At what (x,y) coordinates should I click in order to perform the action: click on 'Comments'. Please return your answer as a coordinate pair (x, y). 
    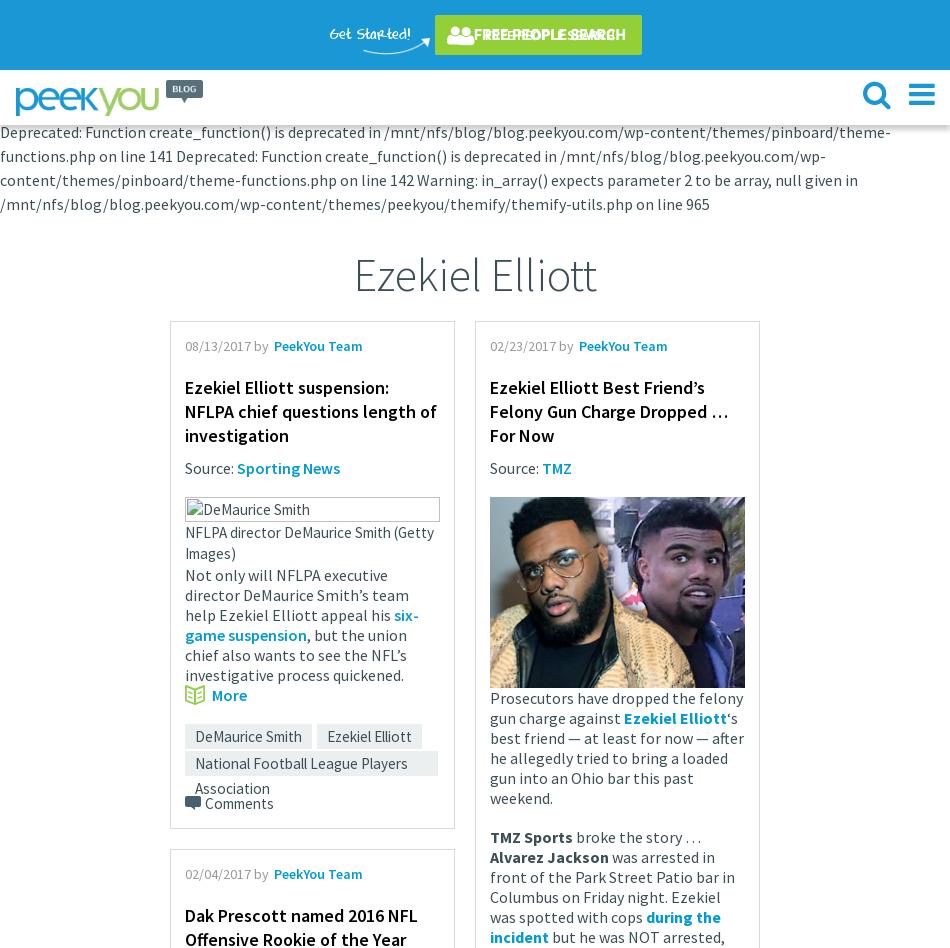
    Looking at the image, I should click on (205, 802).